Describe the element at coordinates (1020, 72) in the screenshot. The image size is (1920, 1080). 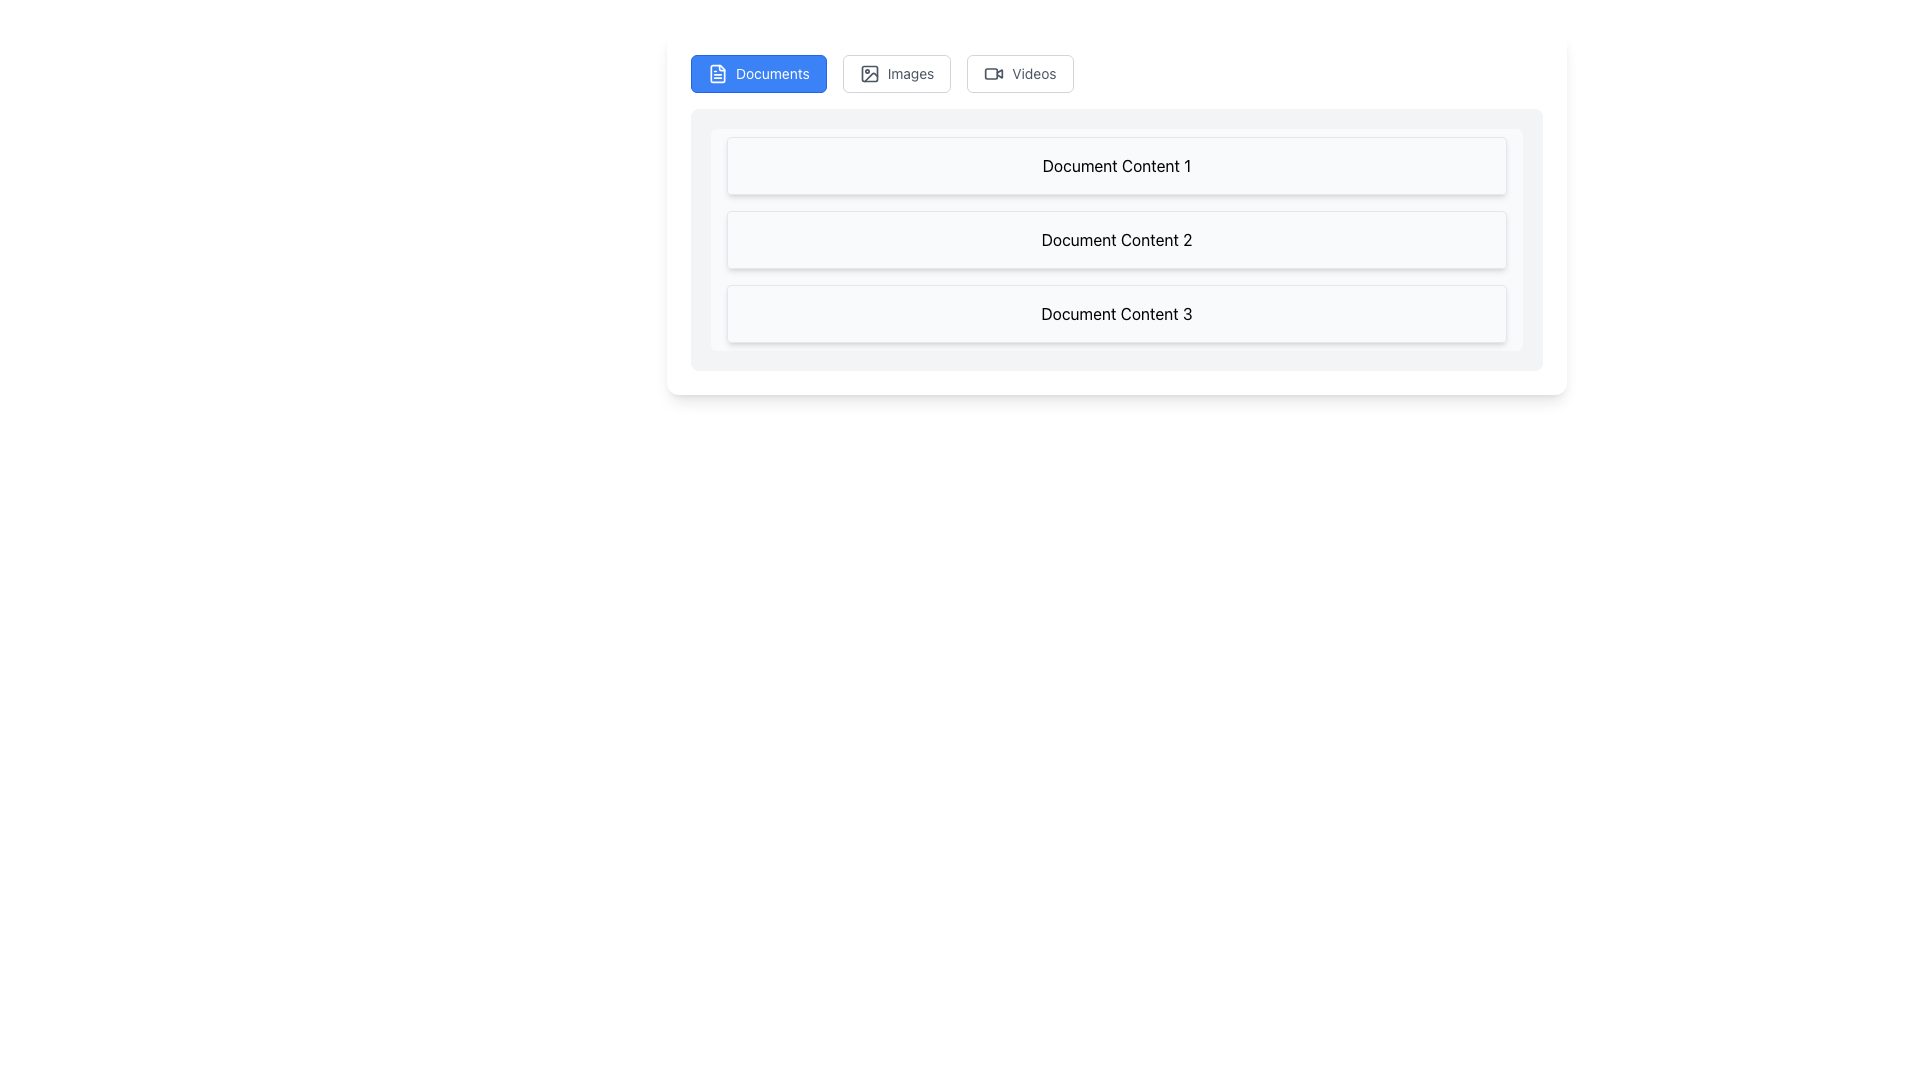
I see `the 'Videos' button, which is the third button in a horizontal group of buttons labeled 'Documents', 'Images', and 'Videos'` at that location.